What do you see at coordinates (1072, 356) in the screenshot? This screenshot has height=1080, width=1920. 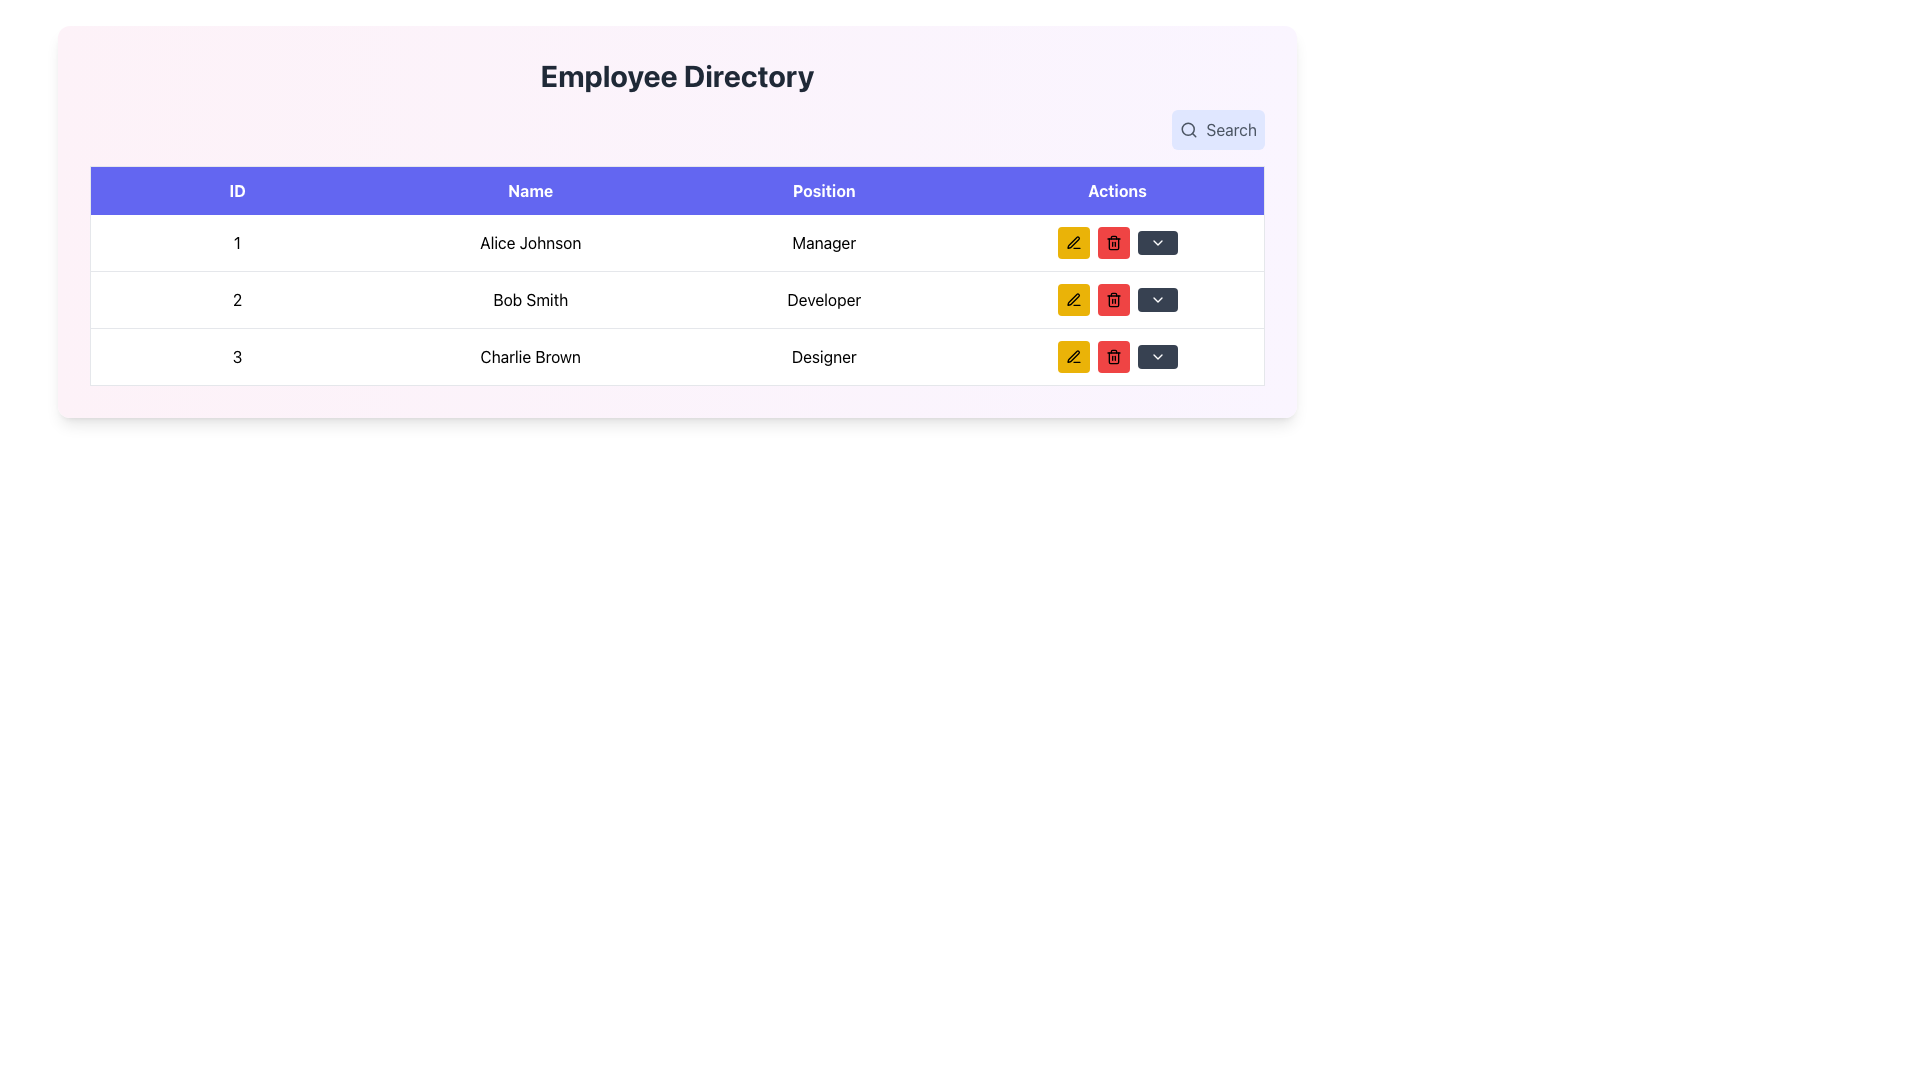 I see `the 'Edit' button for the employee 'Charlie Brown' in the third row of the 'Actions' column` at bounding box center [1072, 356].